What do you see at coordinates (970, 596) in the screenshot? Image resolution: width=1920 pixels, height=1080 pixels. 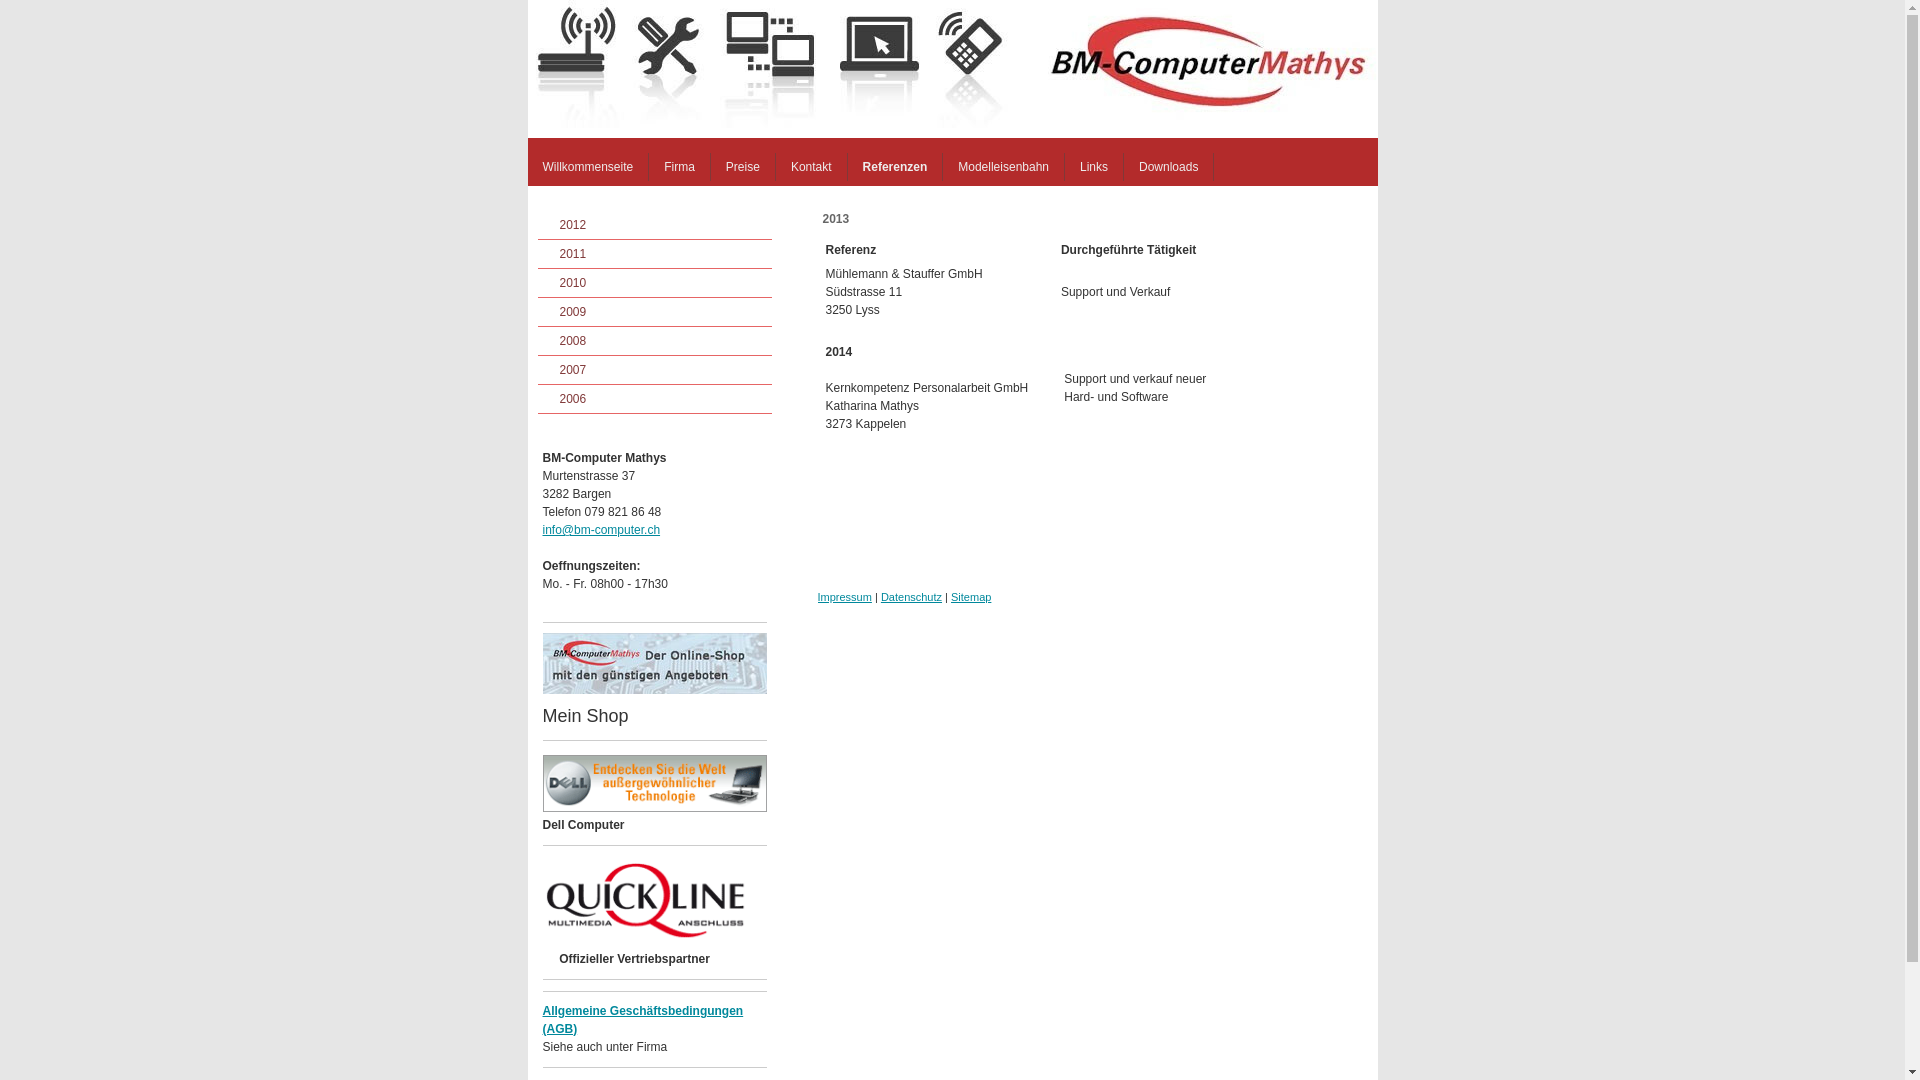 I see `'Sitemap'` at bounding box center [970, 596].